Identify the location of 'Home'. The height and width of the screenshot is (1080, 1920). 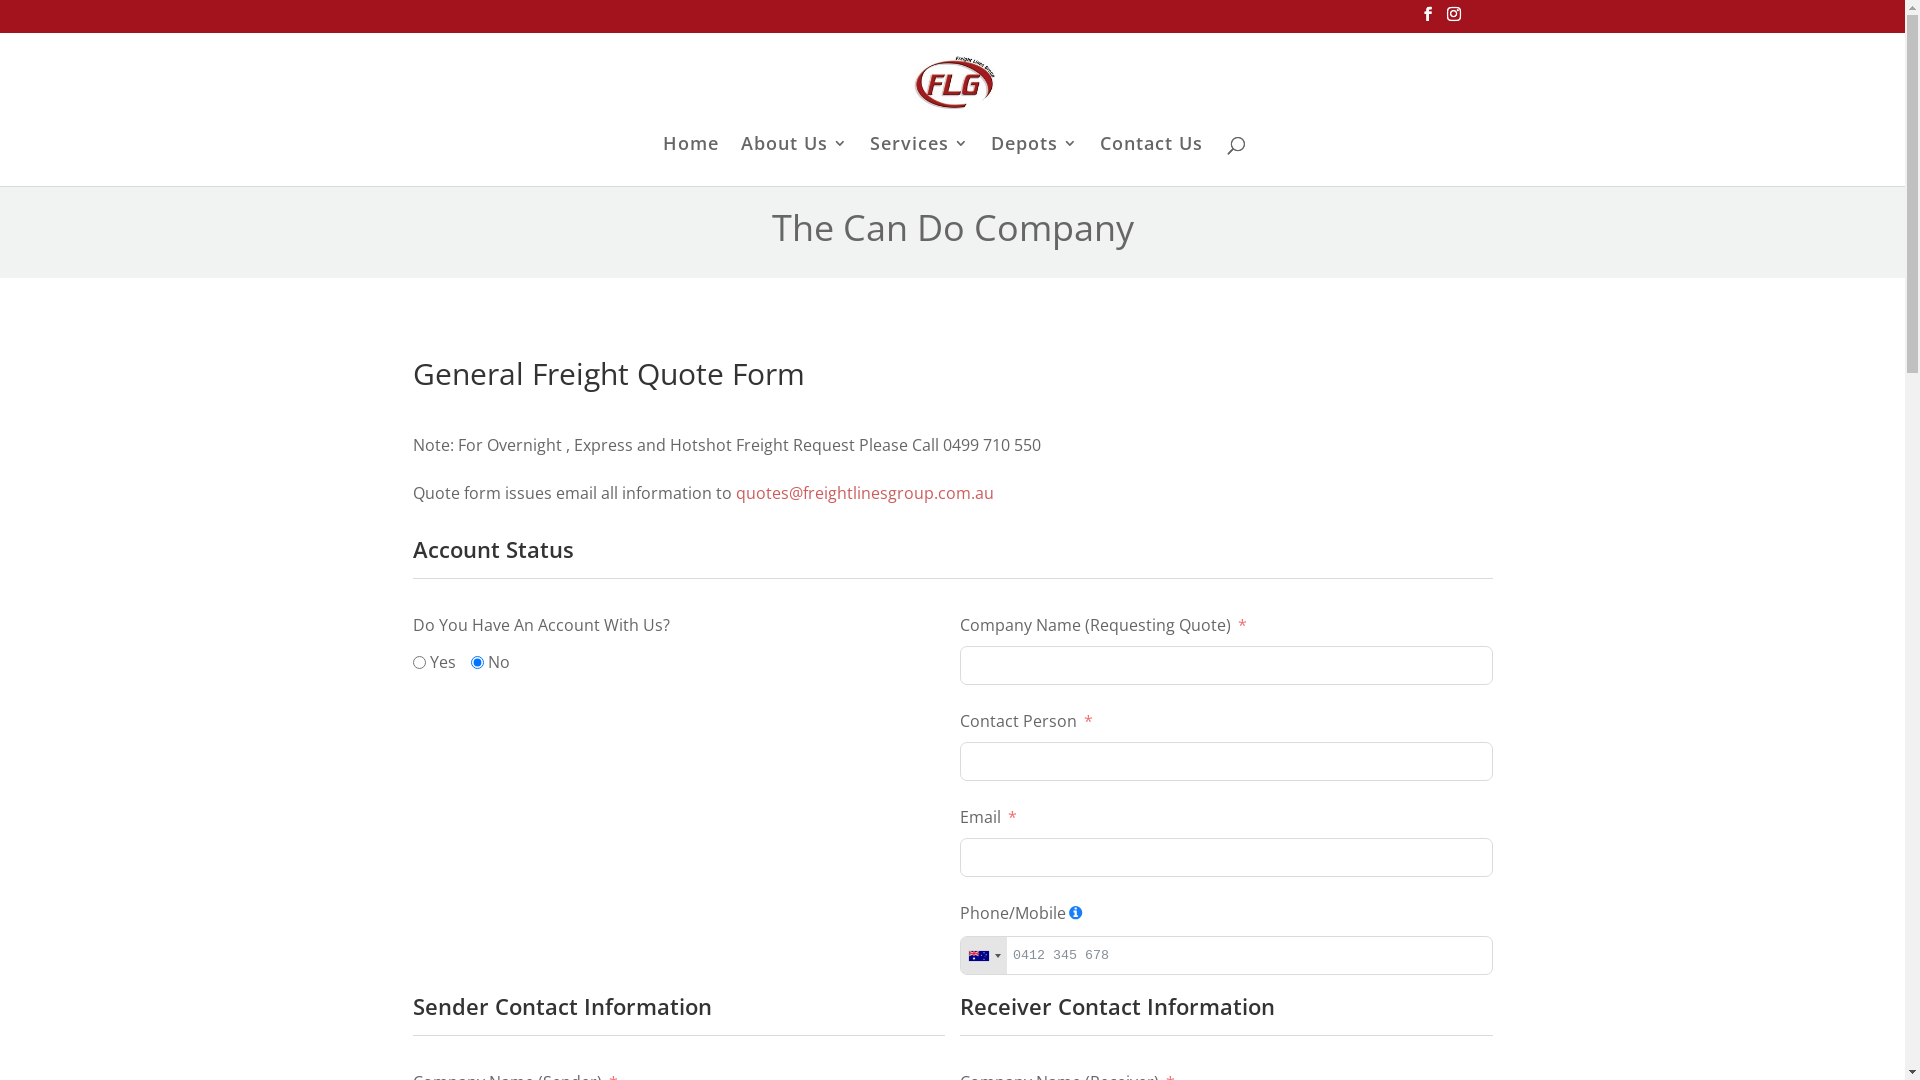
(662, 160).